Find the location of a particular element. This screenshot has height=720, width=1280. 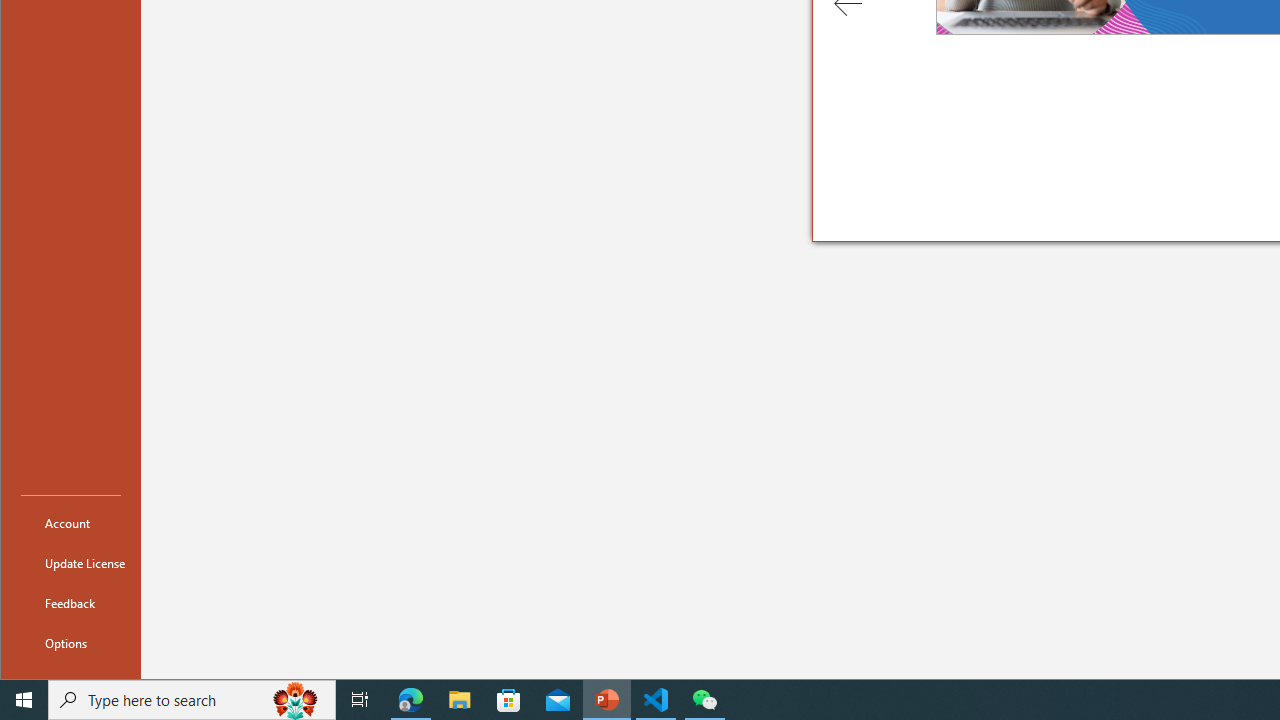

'Update License' is located at coordinates (71, 563).